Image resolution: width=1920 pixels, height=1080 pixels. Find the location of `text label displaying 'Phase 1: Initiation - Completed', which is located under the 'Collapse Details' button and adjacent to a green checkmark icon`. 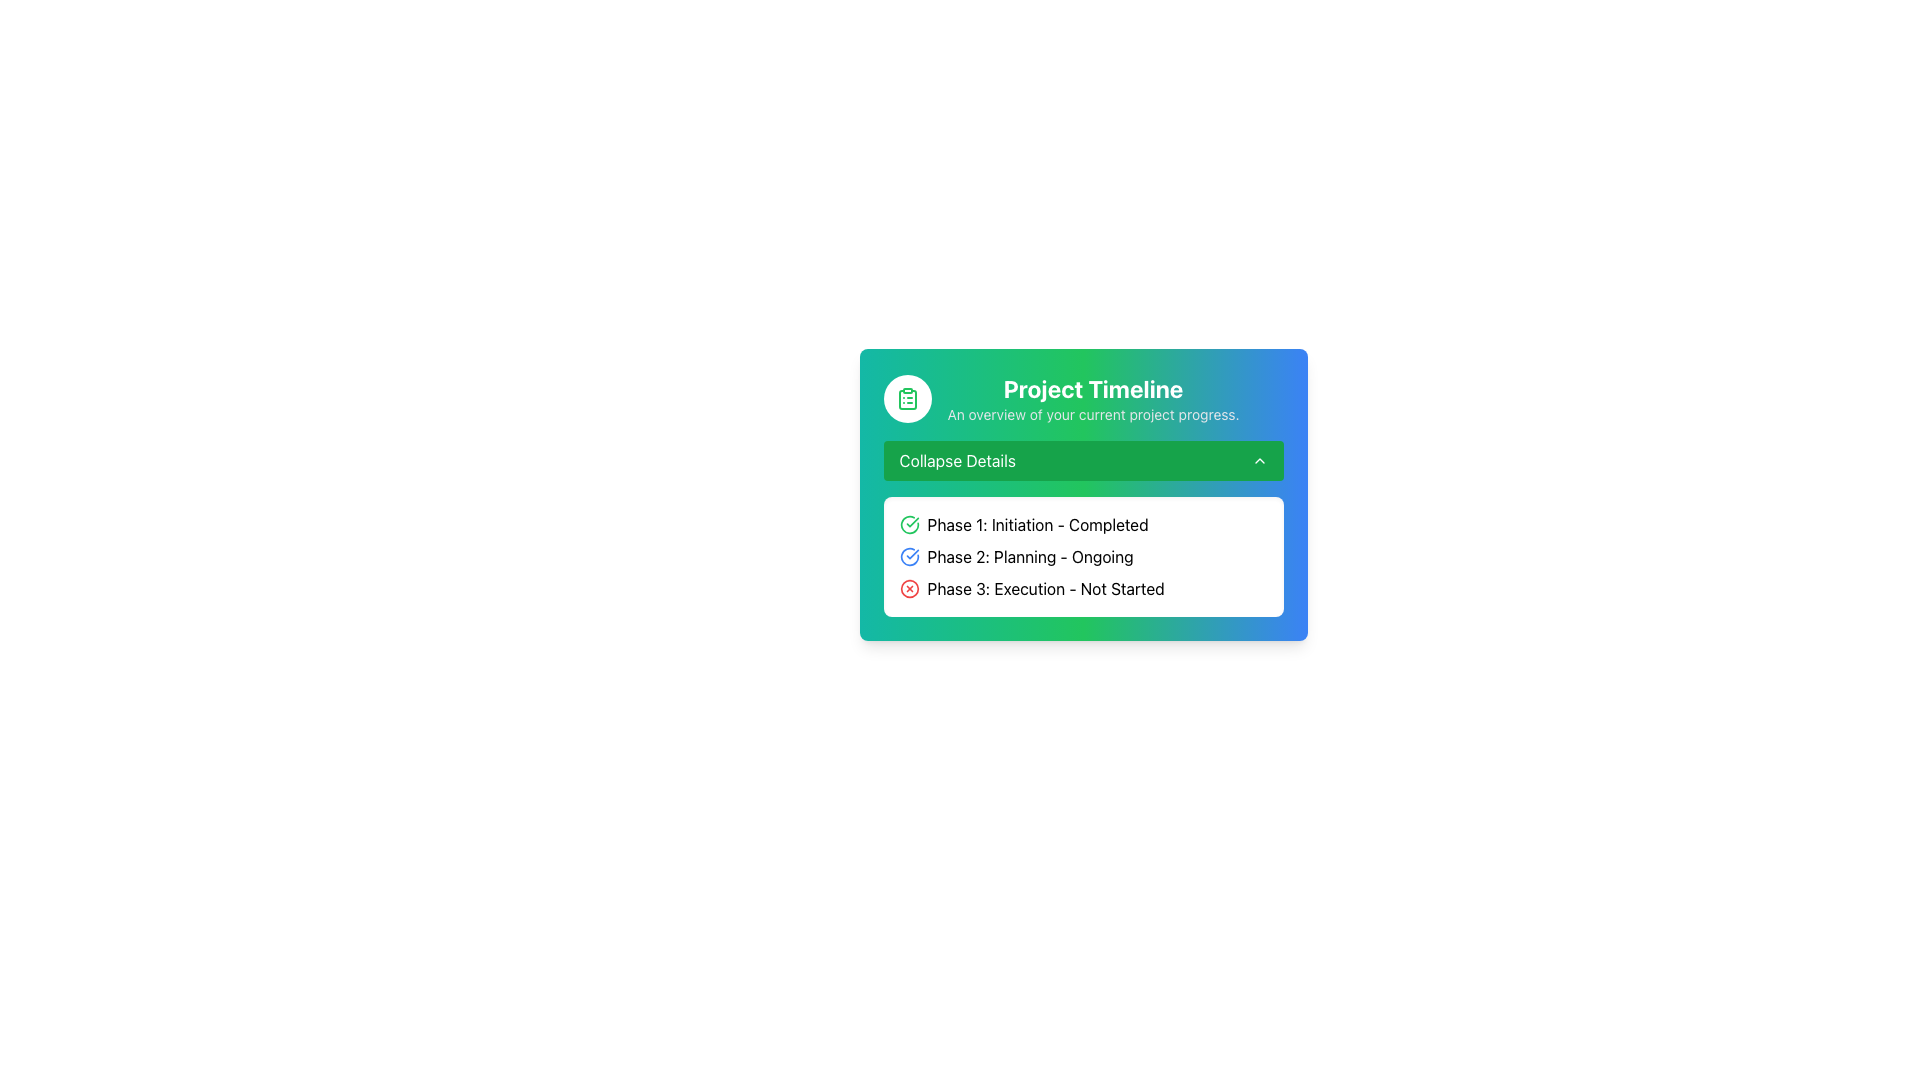

text label displaying 'Phase 1: Initiation - Completed', which is located under the 'Collapse Details' button and adjacent to a green checkmark icon is located at coordinates (1038, 523).